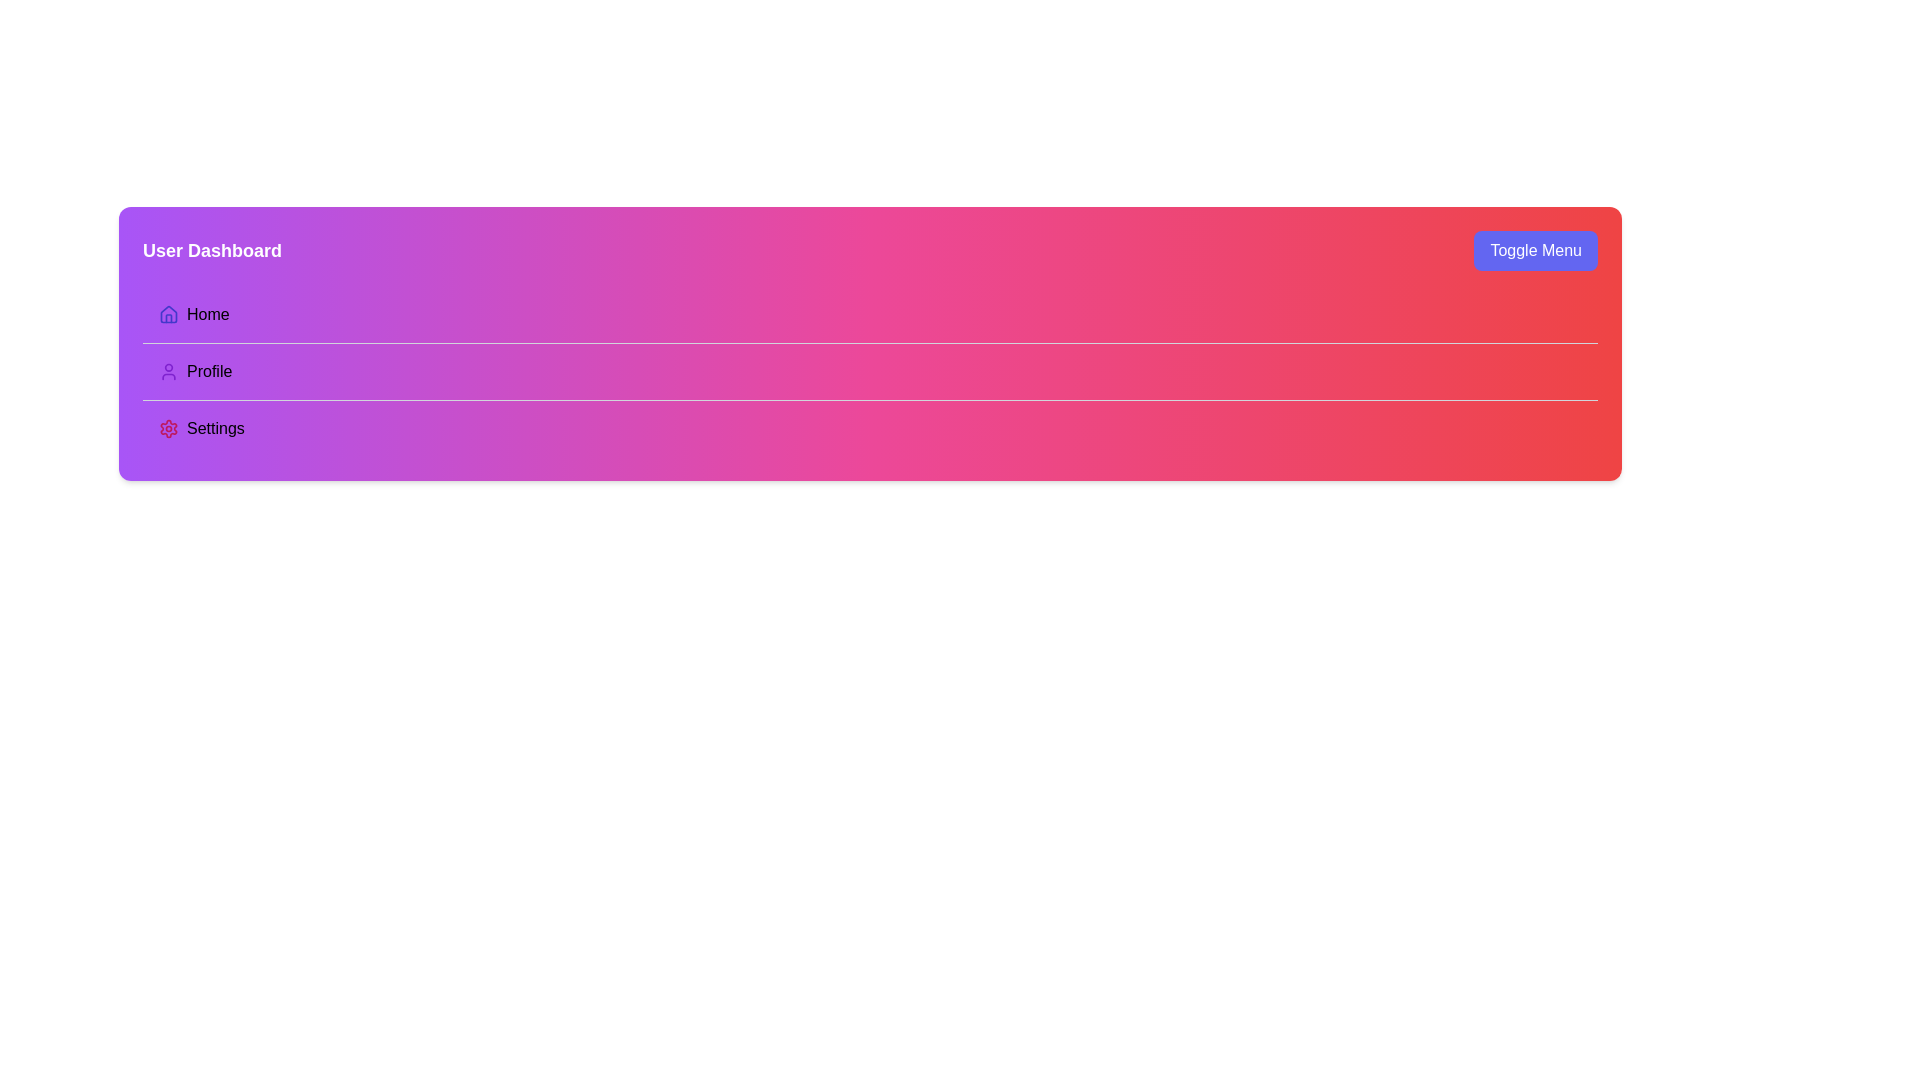  Describe the element at coordinates (168, 313) in the screenshot. I see `the house icon in the navigation menu, which is positioned to the left of the 'Home' text` at that location.